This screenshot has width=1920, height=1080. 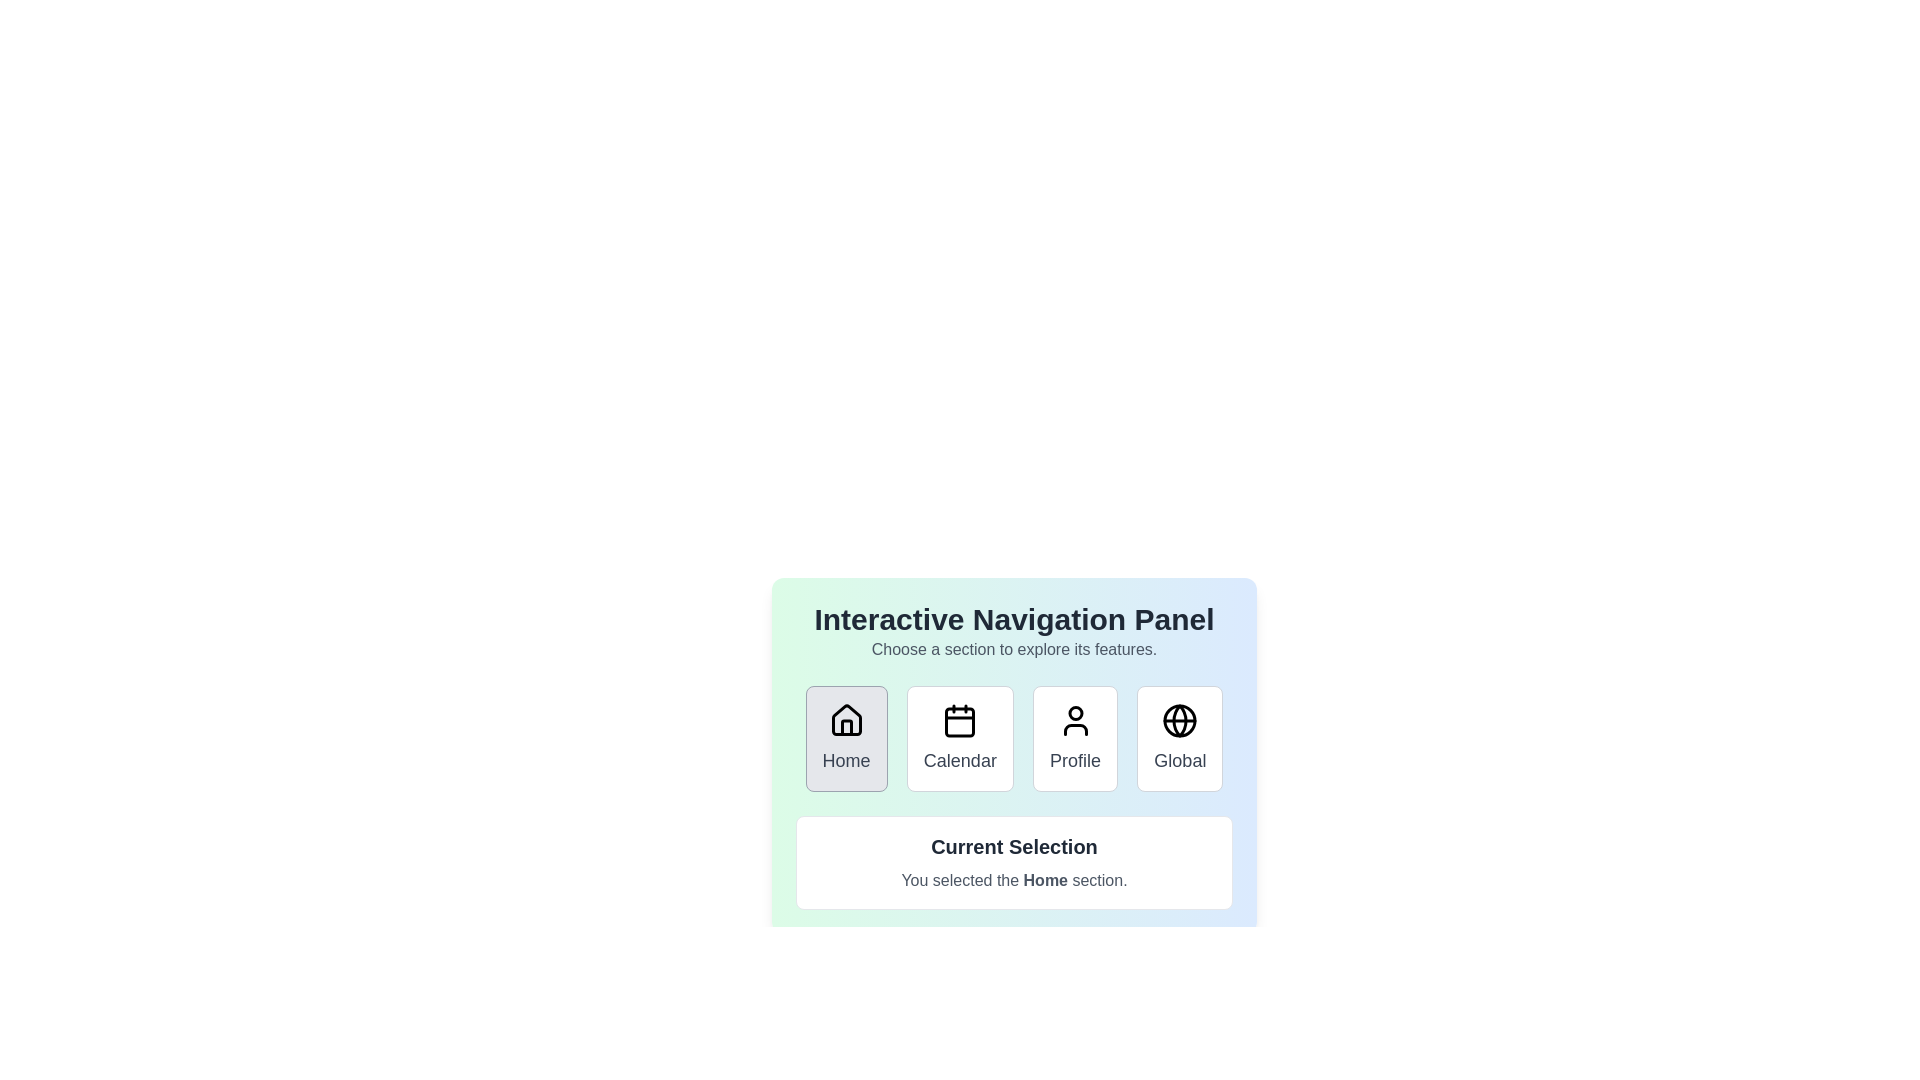 What do you see at coordinates (1180, 760) in the screenshot?
I see `text content of the descriptive label located at the bottom section of the 'Global' card, situated beneath the globe icon in the interactive navigation panel` at bounding box center [1180, 760].